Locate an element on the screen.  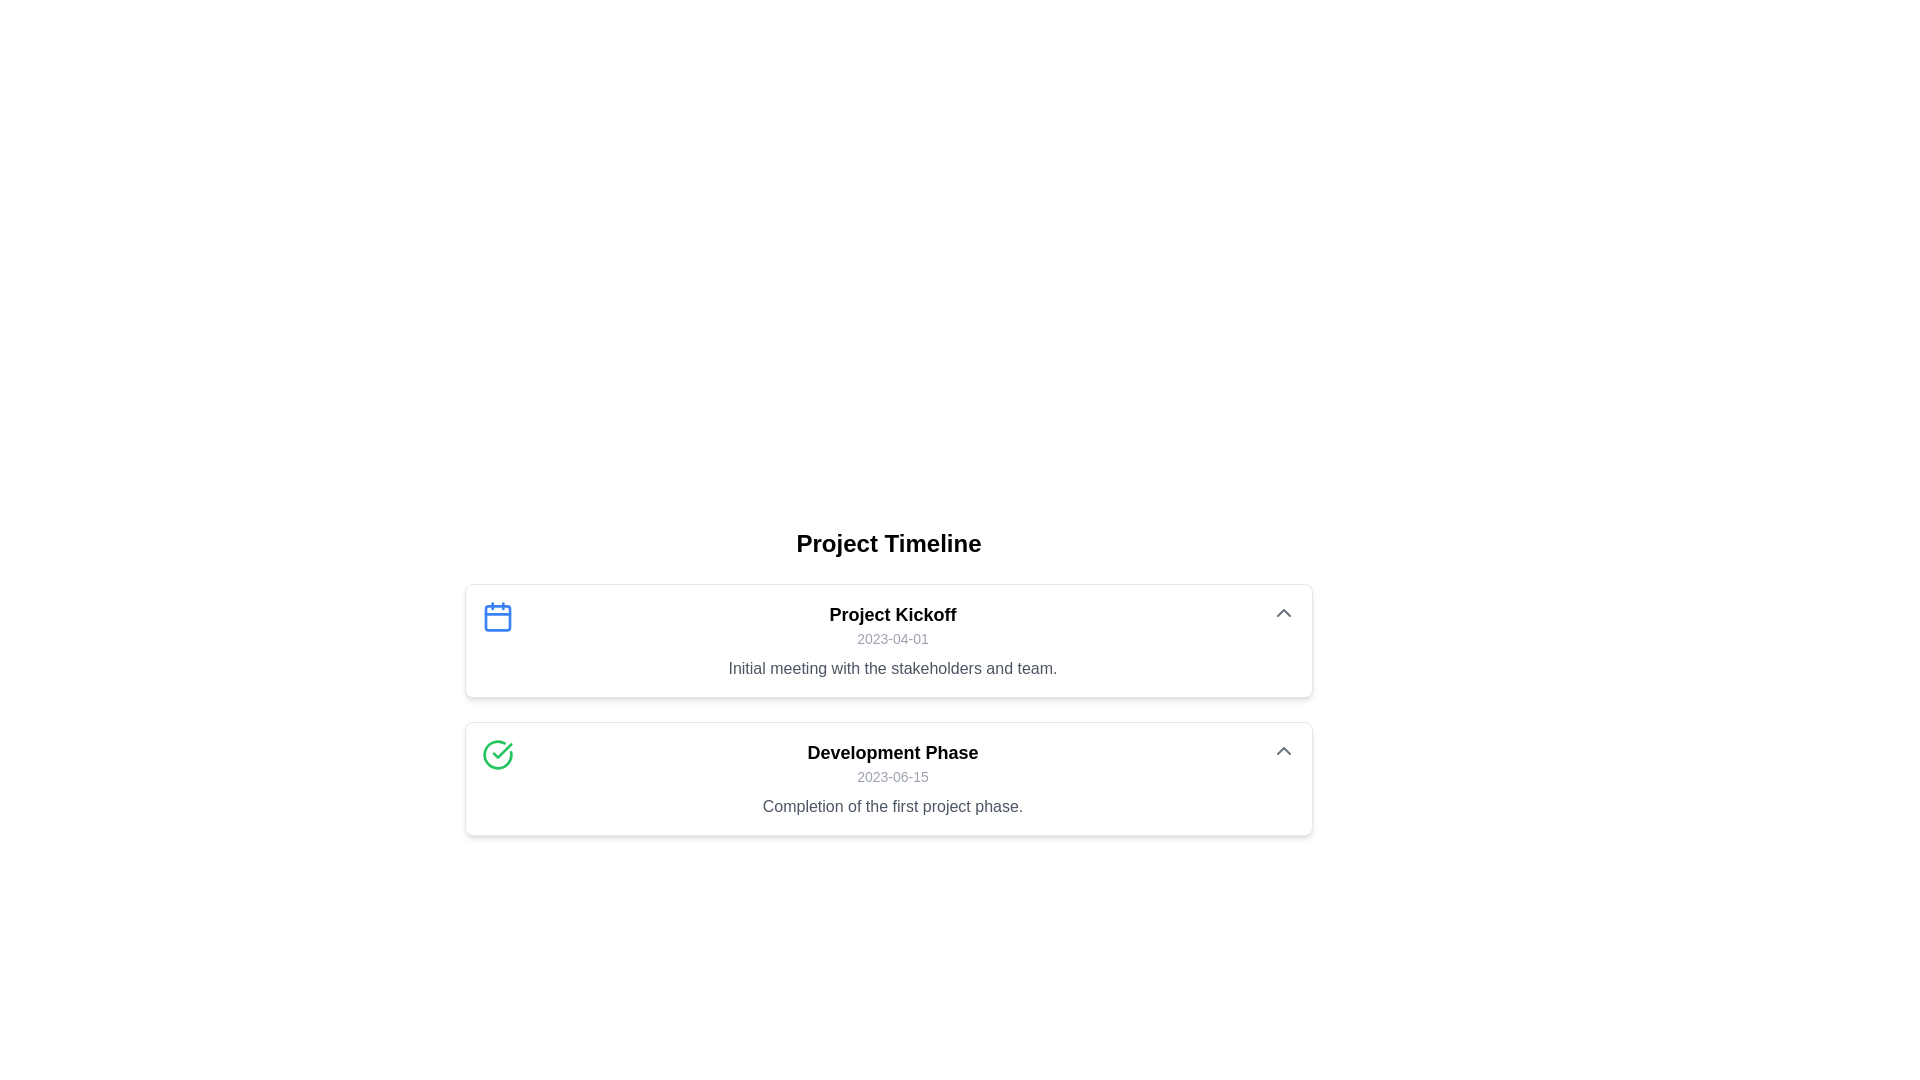
the blue calendar icon located at the top-left corner of the project milestone card, which is visually distinct with its blue outline and simplistic design, preceding the text 'Project Kickoff' is located at coordinates (498, 616).